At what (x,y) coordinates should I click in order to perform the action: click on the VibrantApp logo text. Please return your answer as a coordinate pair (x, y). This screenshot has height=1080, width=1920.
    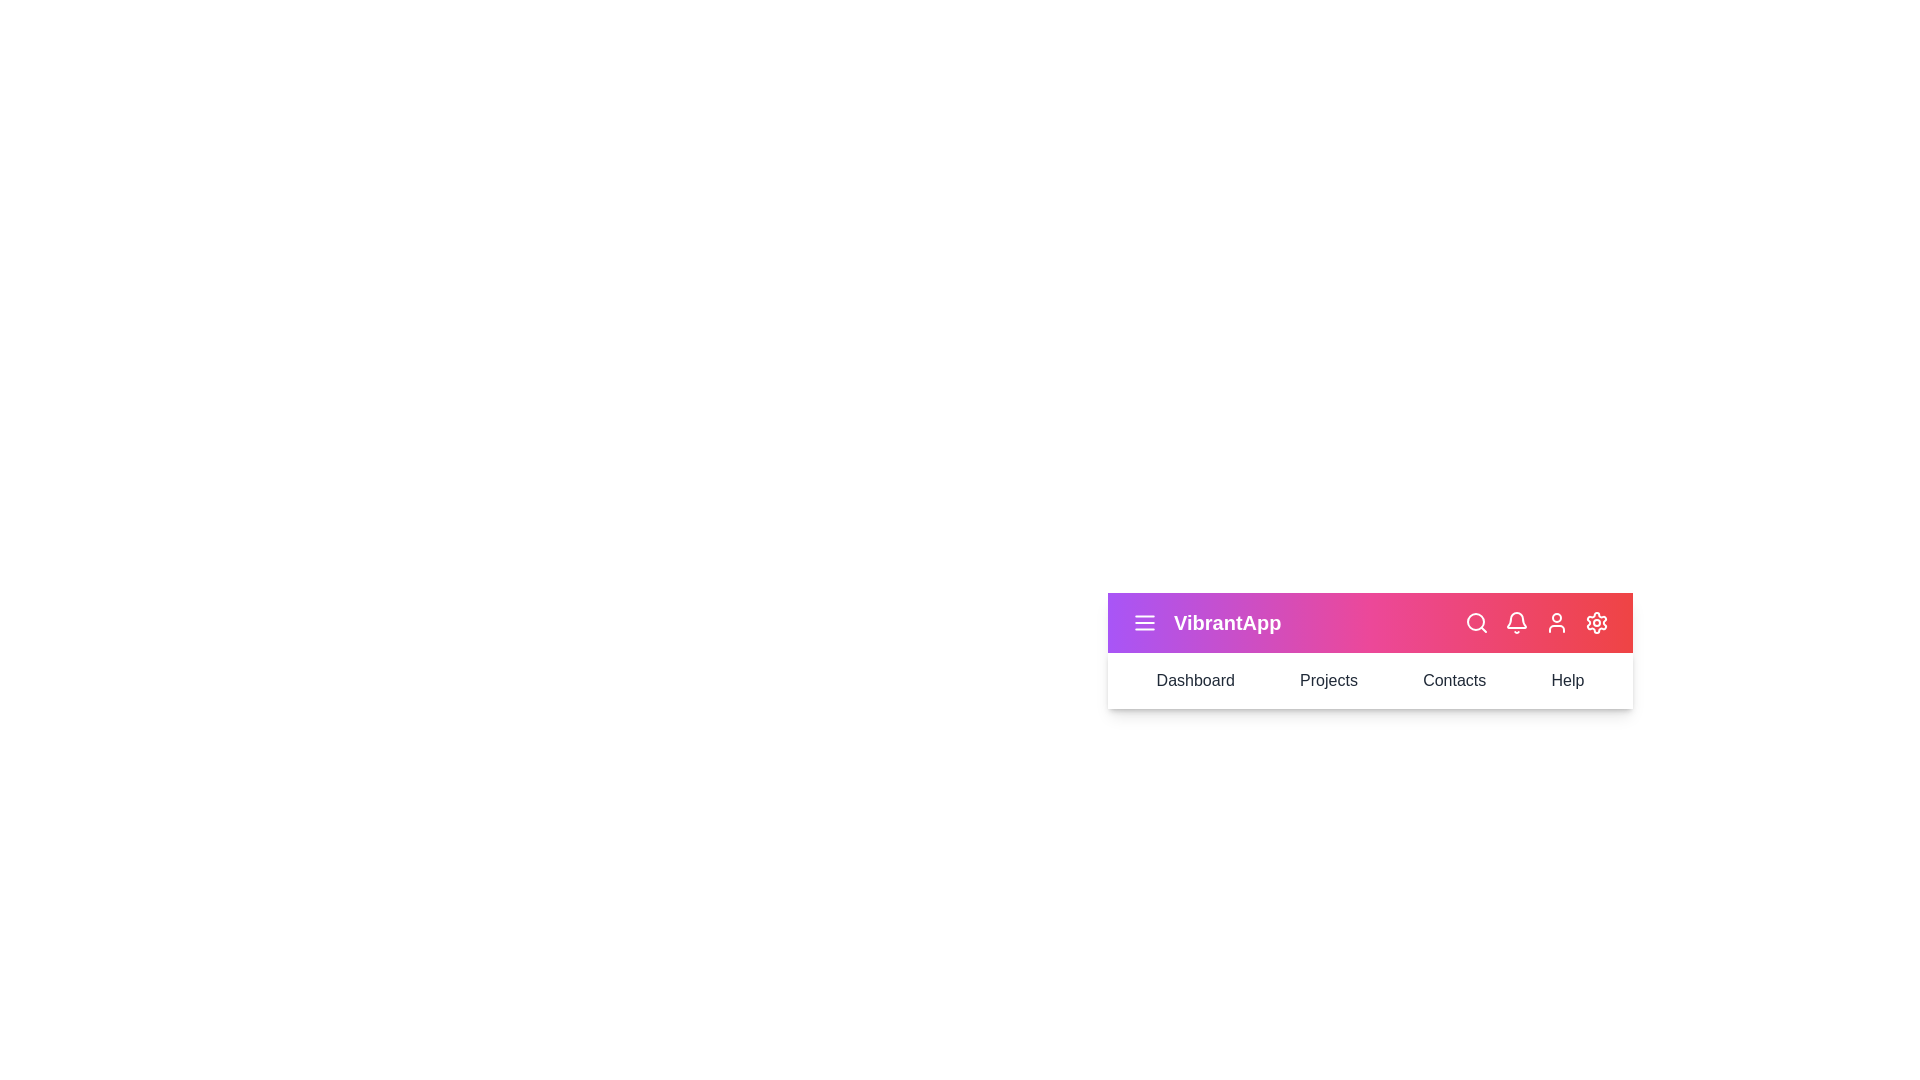
    Looking at the image, I should click on (1226, 622).